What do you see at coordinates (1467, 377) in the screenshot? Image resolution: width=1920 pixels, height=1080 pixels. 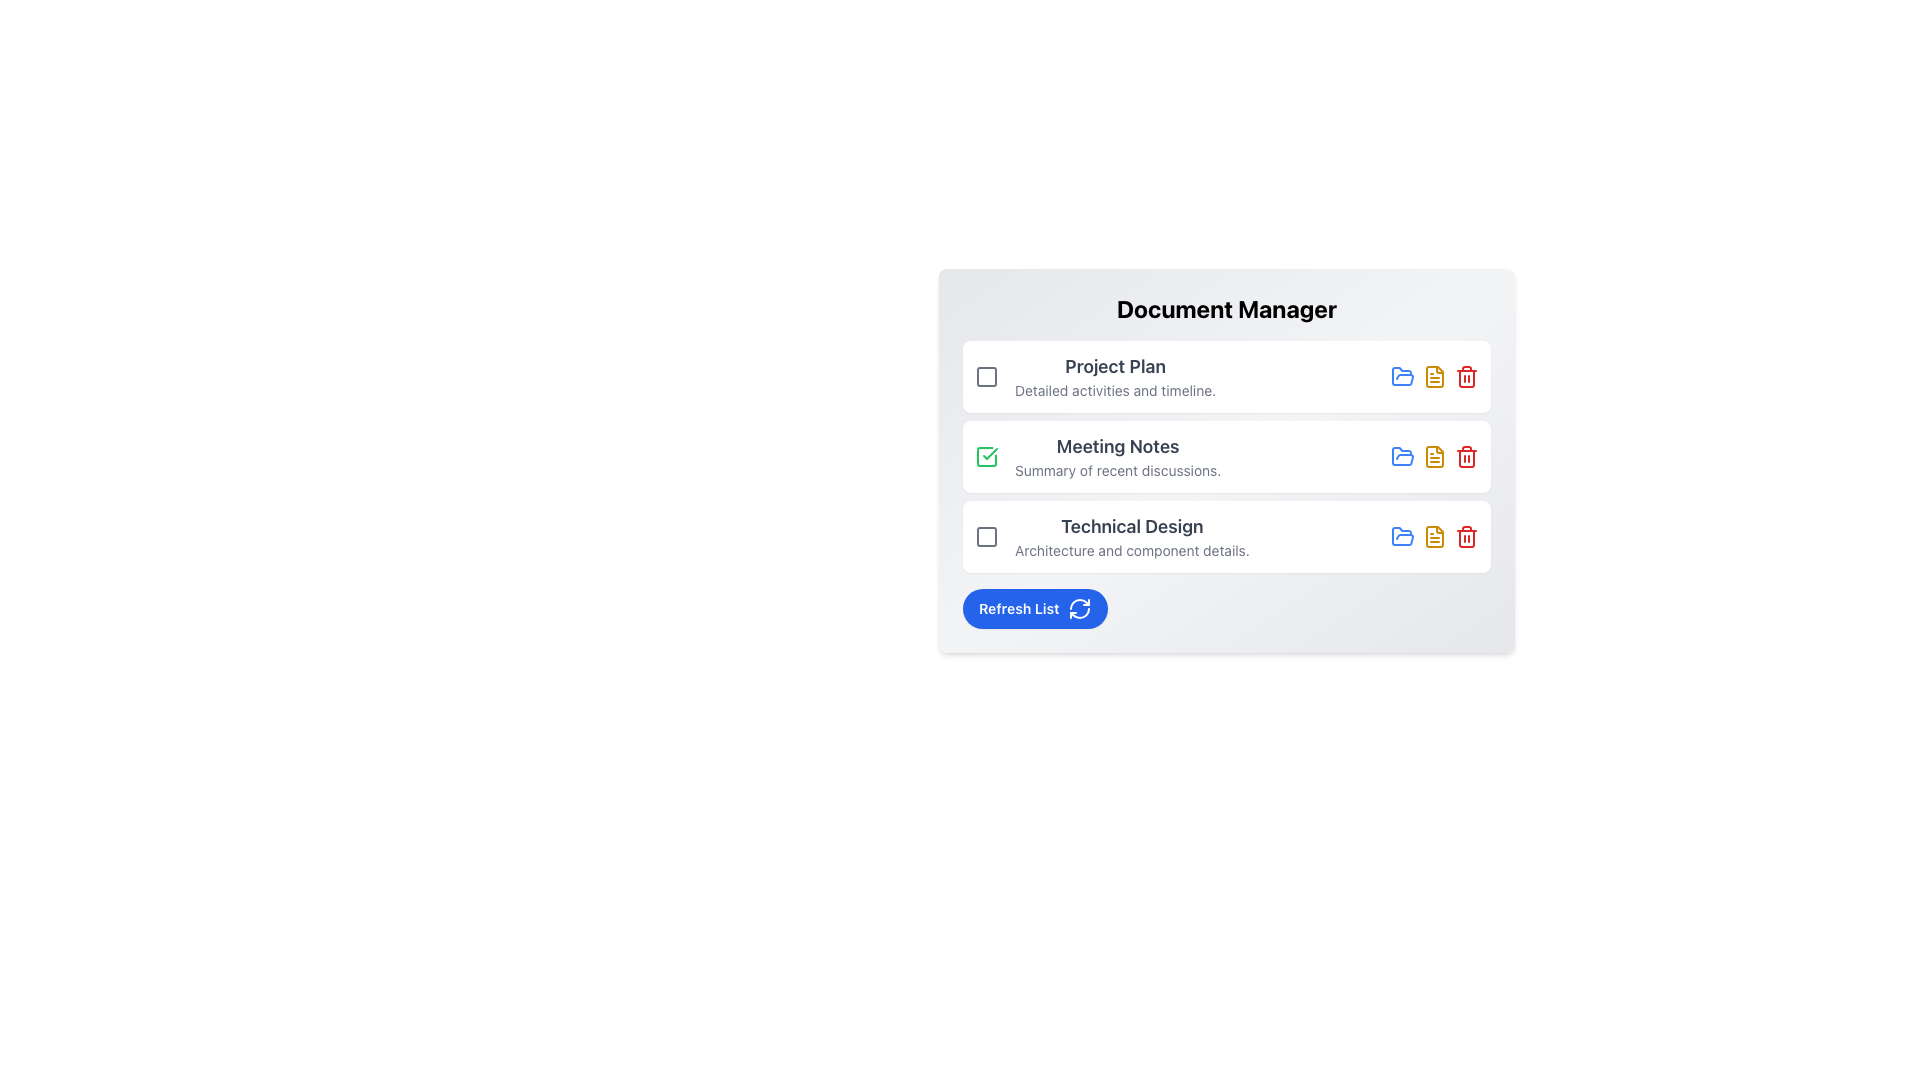 I see `the red trash can icon, which is the rightmost icon in a horizontal control group` at bounding box center [1467, 377].